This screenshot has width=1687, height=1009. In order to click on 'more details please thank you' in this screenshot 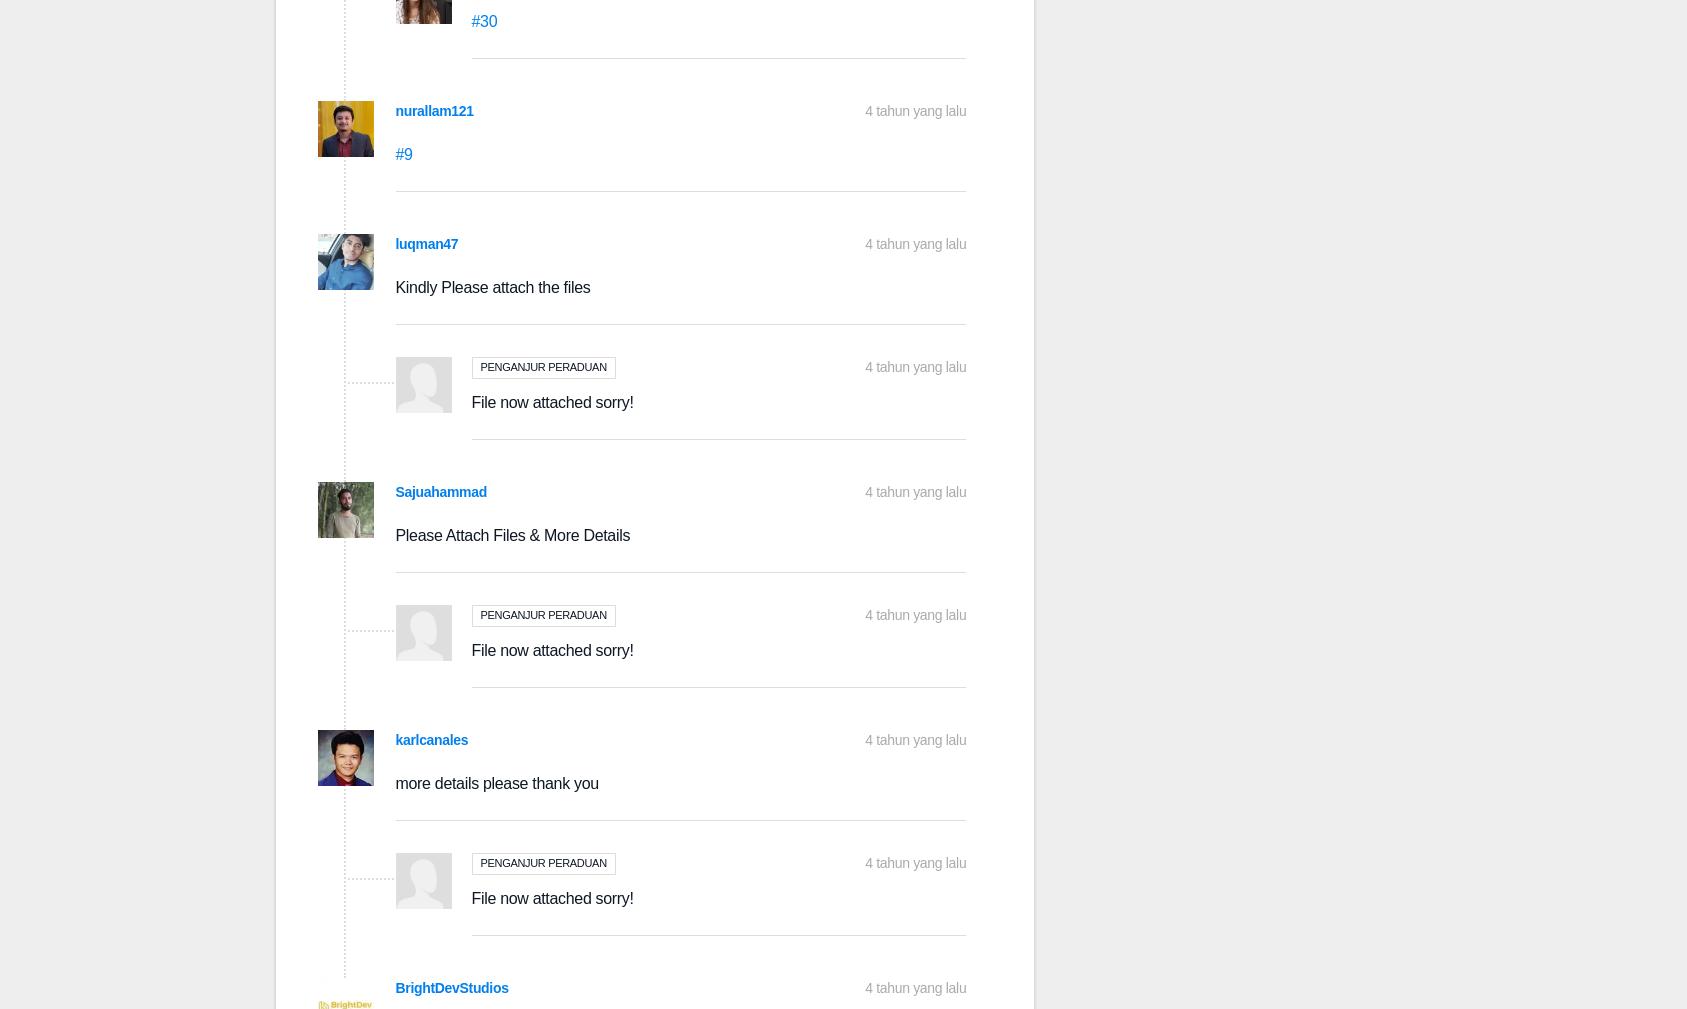, I will do `click(495, 783)`.